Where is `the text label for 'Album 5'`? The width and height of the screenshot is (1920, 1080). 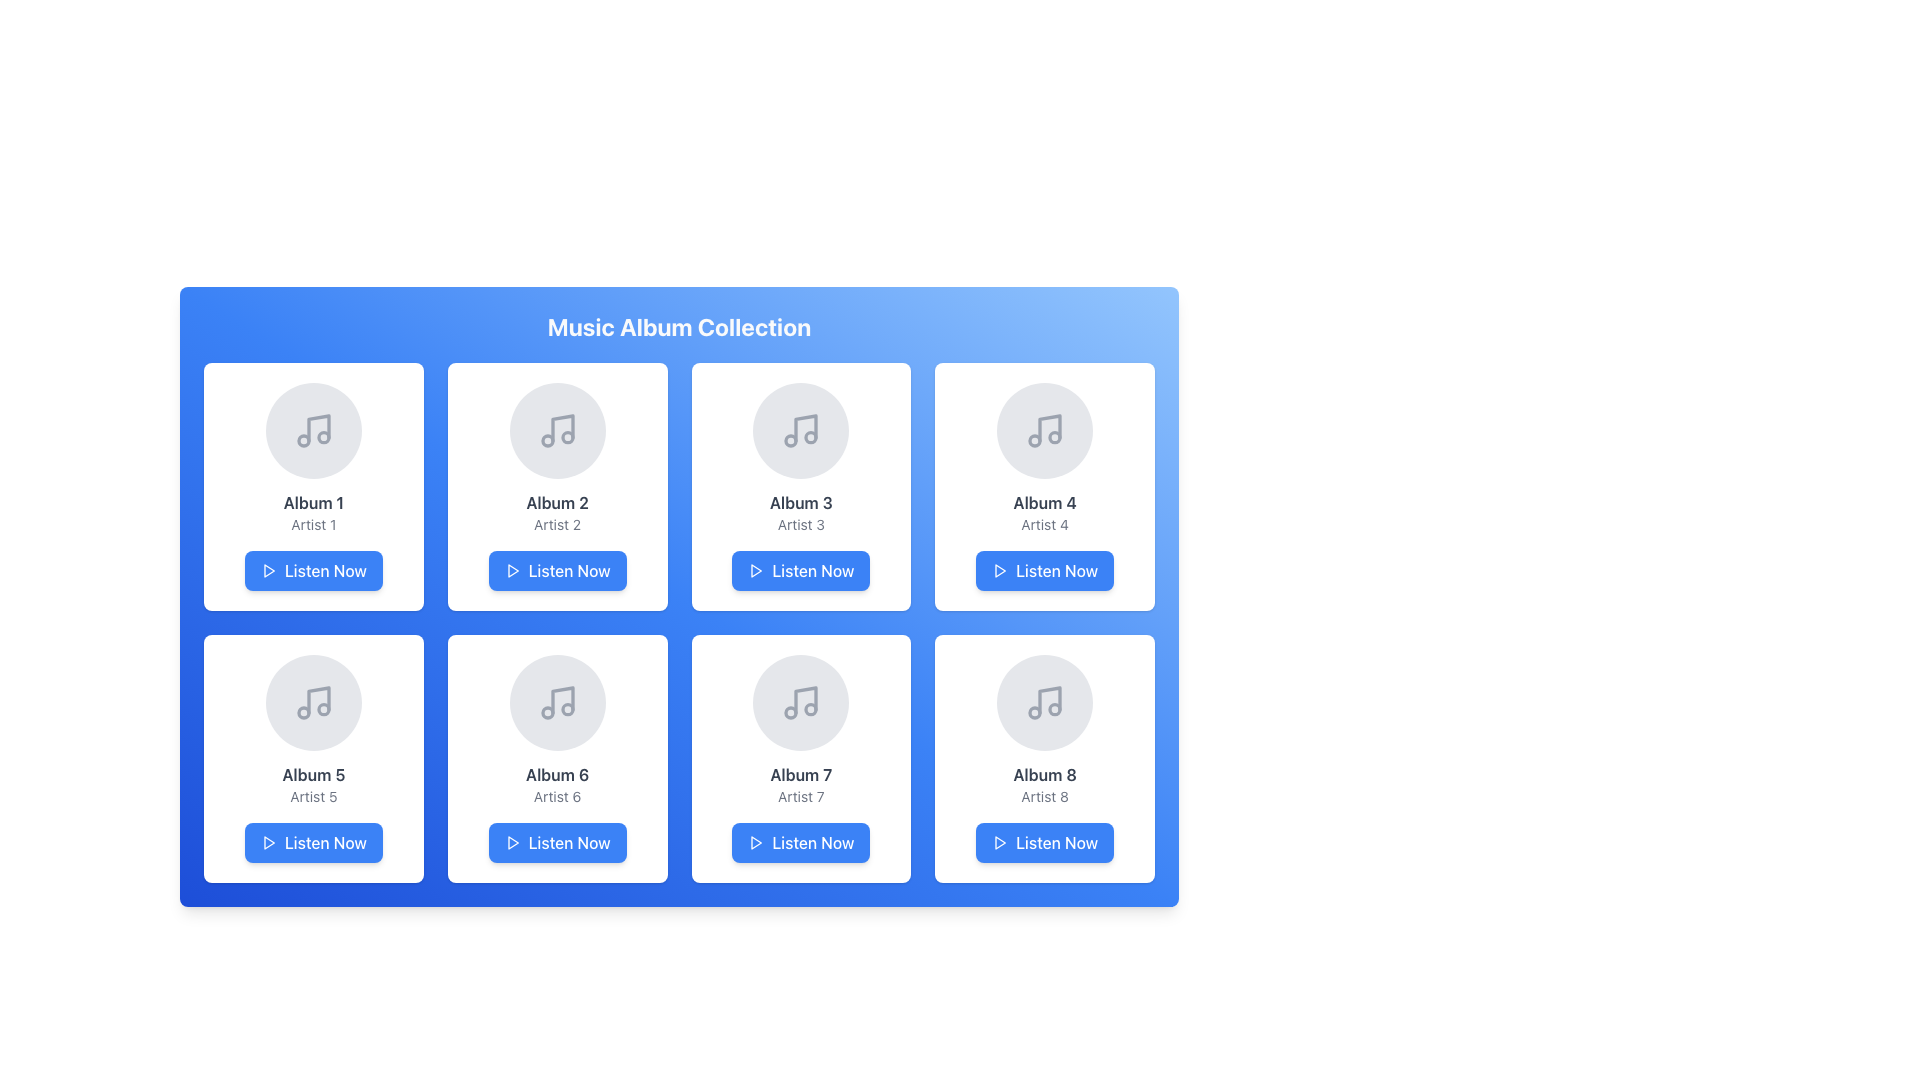 the text label for 'Album 5' is located at coordinates (312, 774).